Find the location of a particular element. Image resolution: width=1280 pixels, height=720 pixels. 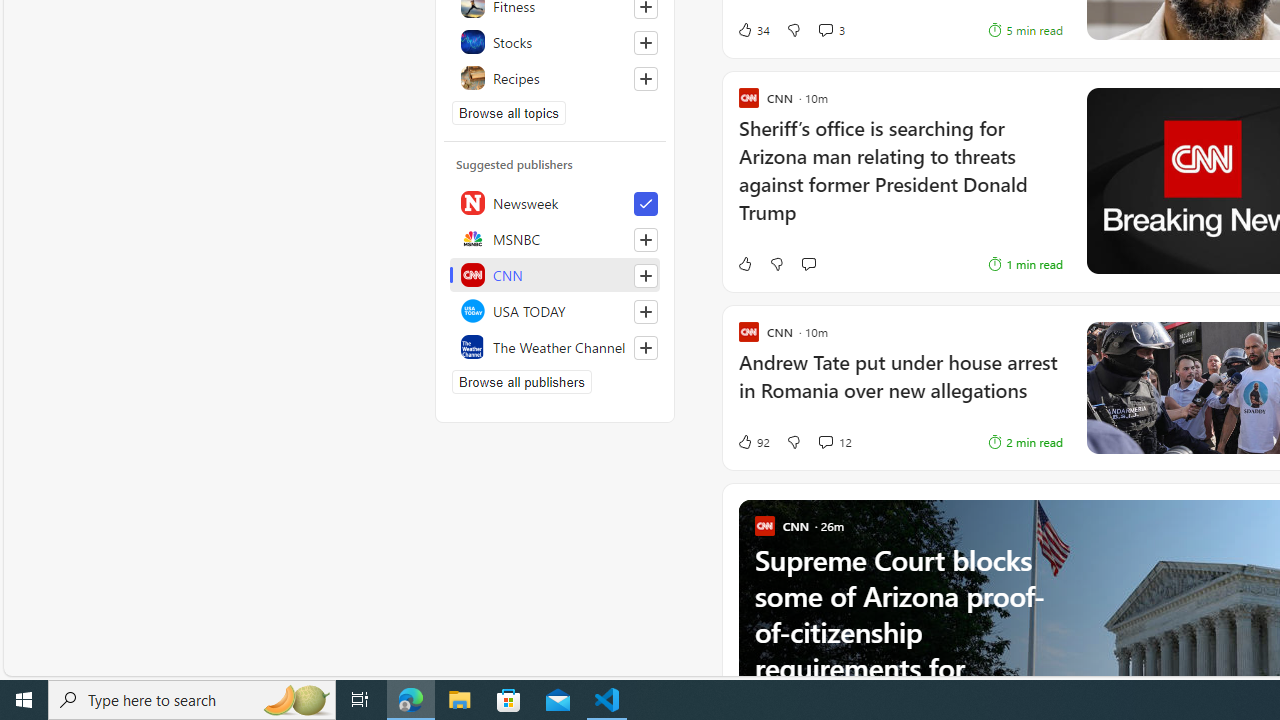

'Recipes' is located at coordinates (555, 77).